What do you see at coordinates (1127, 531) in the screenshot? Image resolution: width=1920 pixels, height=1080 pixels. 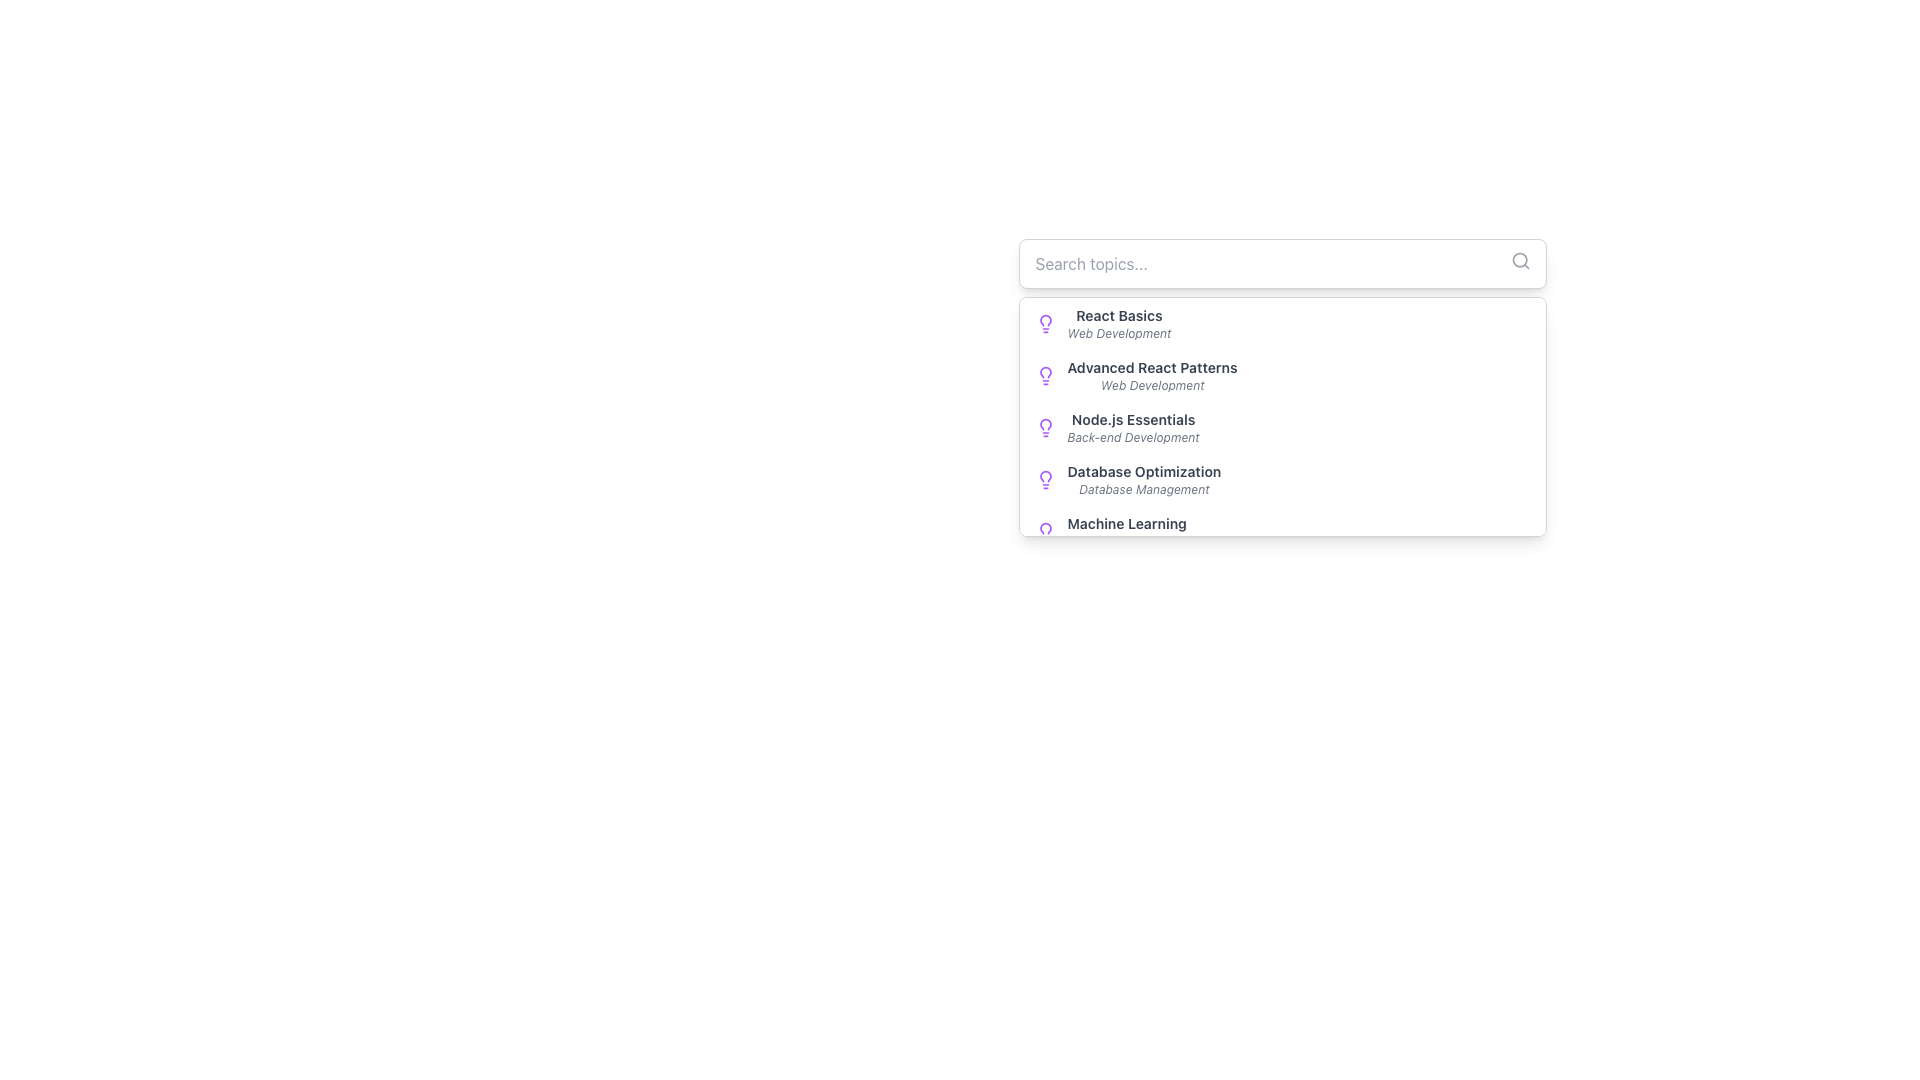 I see `the fifth item in the dropdown menu related to machine learning applications, located near a purple lightbulb icon` at bounding box center [1127, 531].